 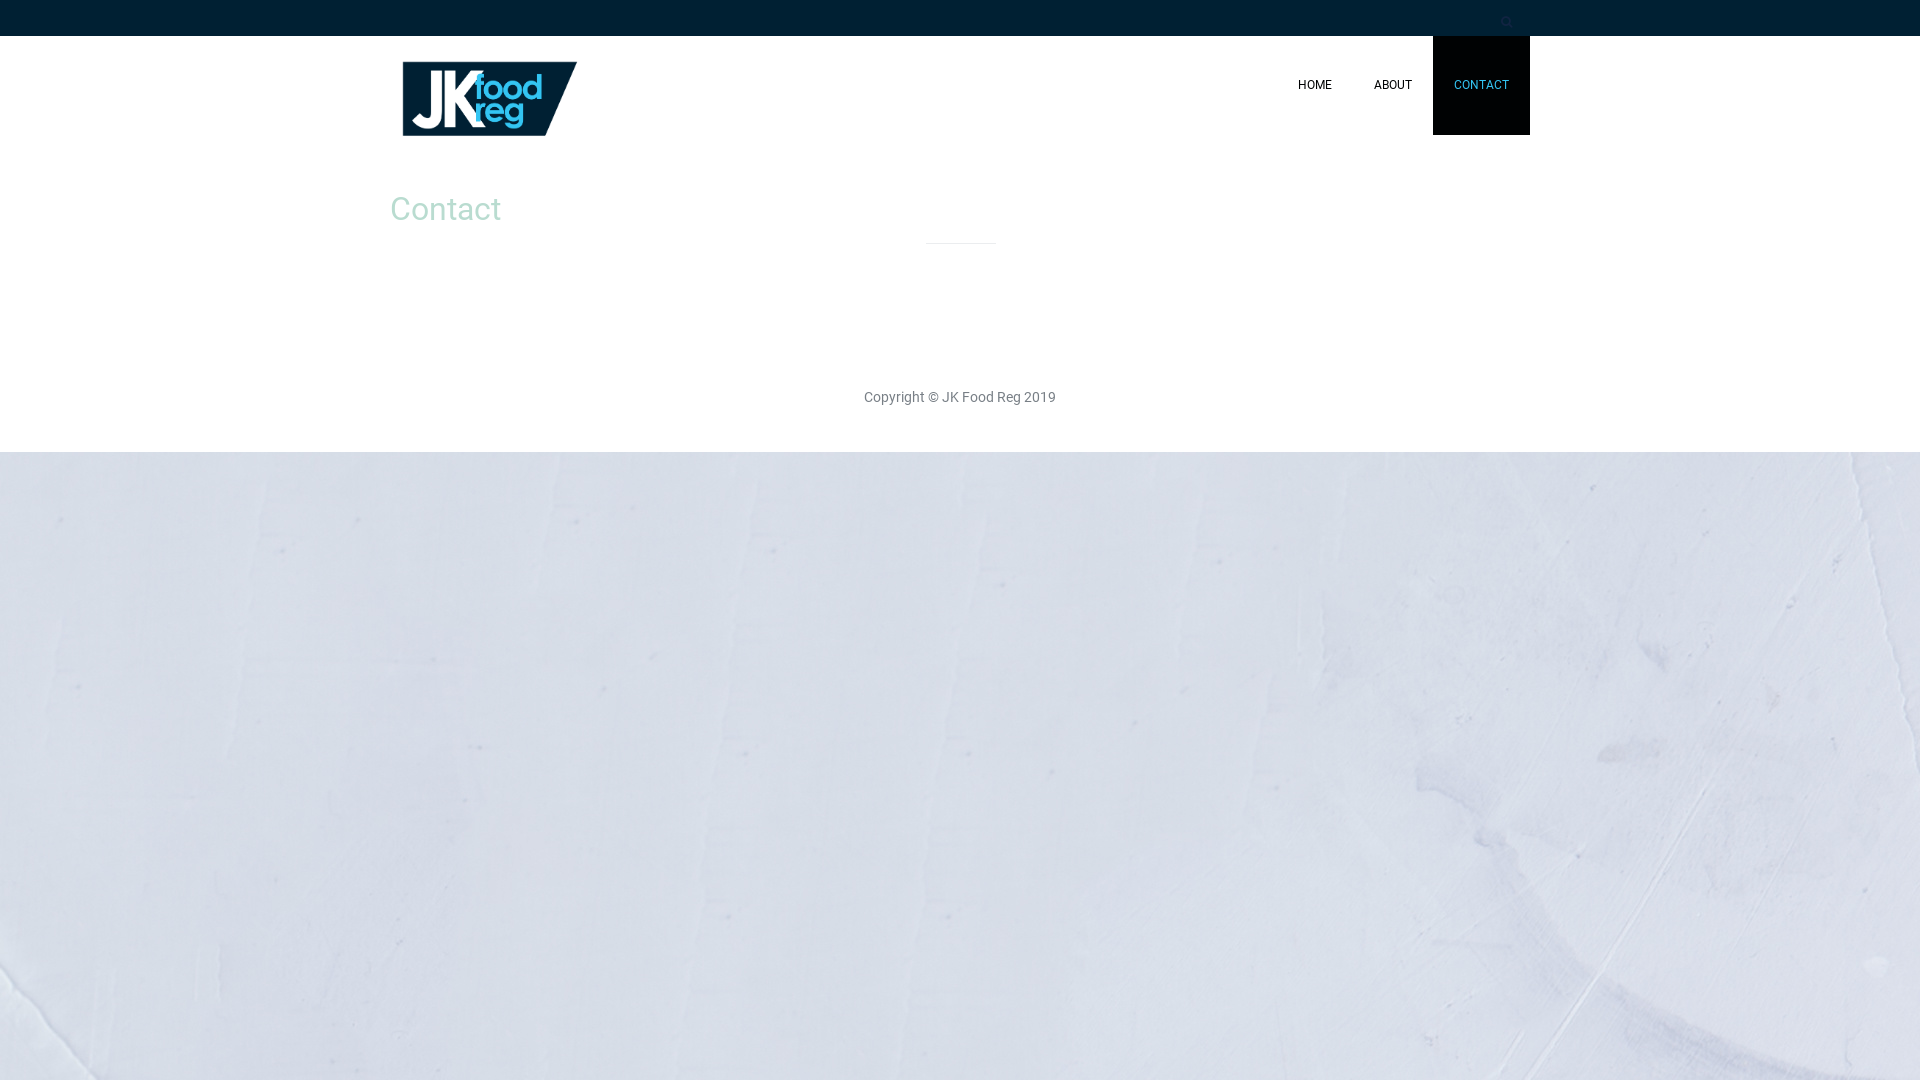 What do you see at coordinates (1391, 84) in the screenshot?
I see `'ABOUT'` at bounding box center [1391, 84].